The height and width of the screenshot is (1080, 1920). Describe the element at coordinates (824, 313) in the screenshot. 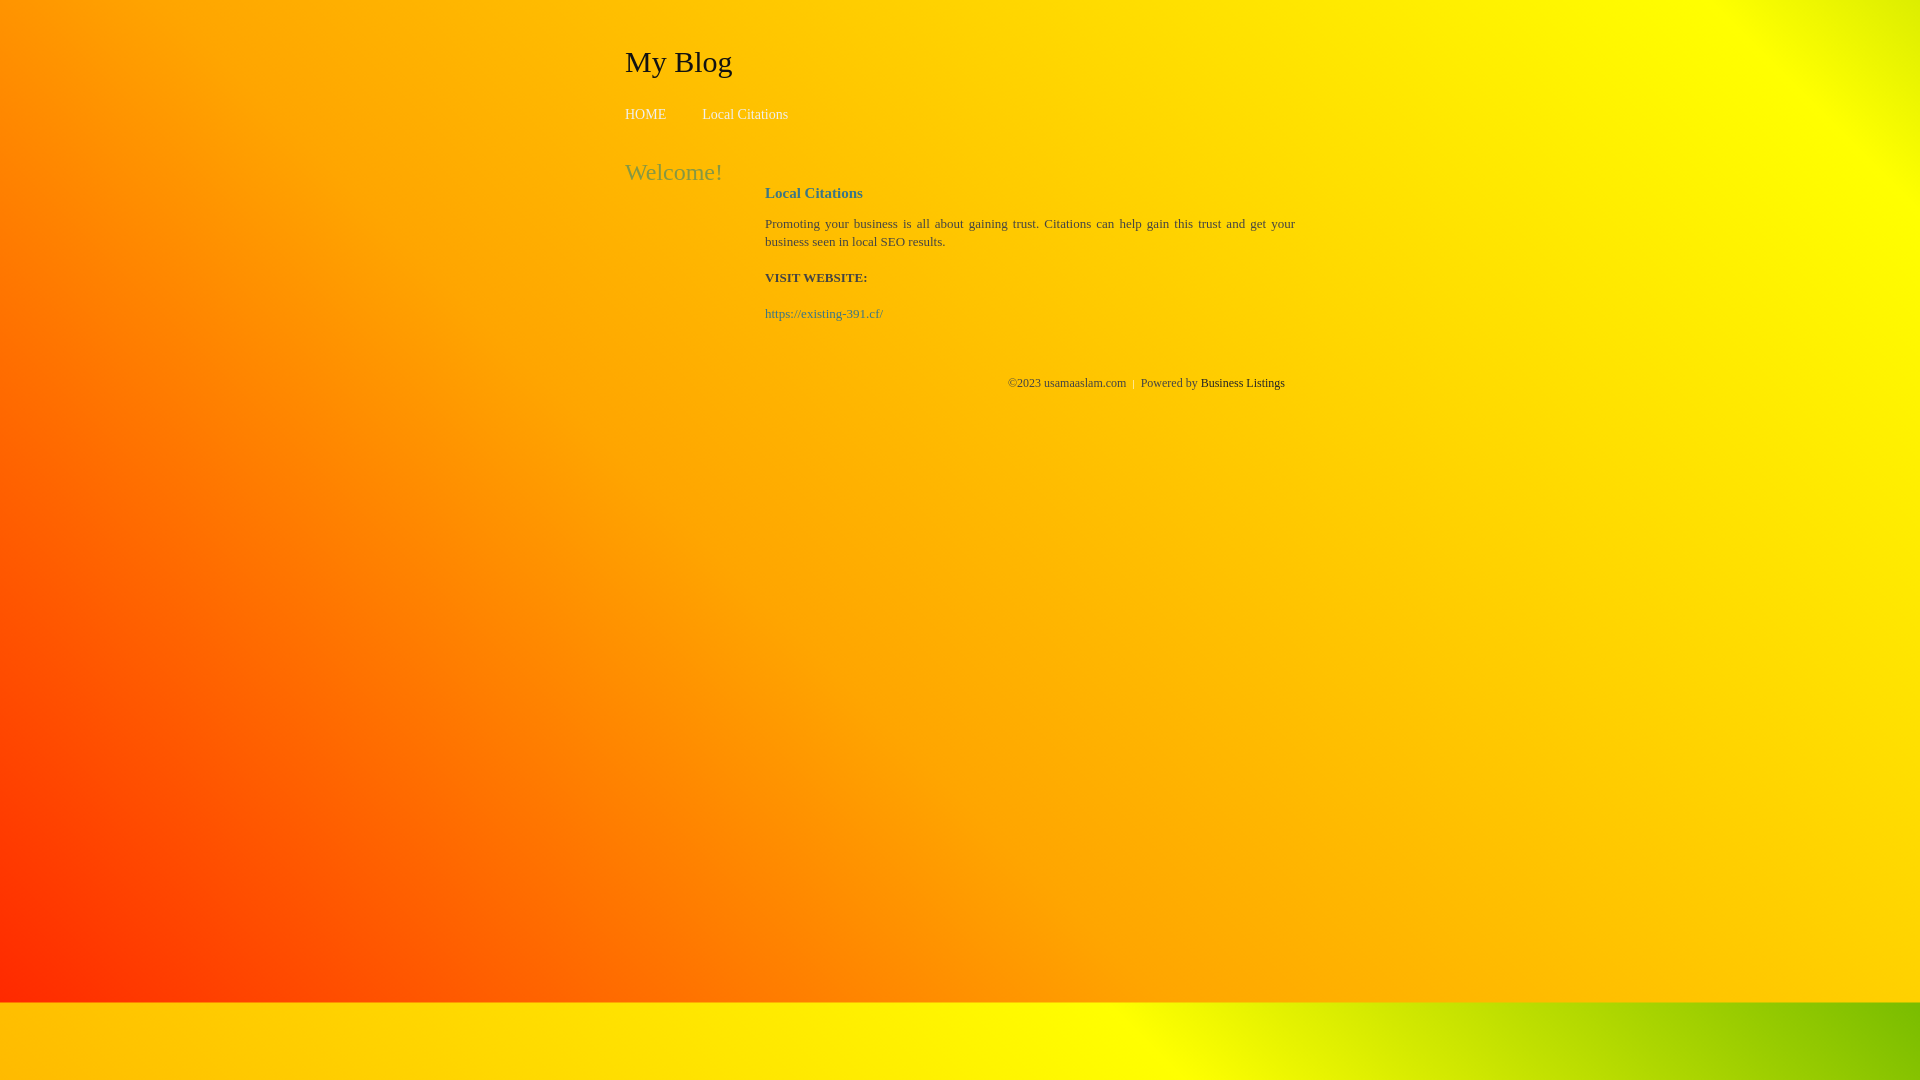

I see `'https://existing-391.cf/'` at that location.